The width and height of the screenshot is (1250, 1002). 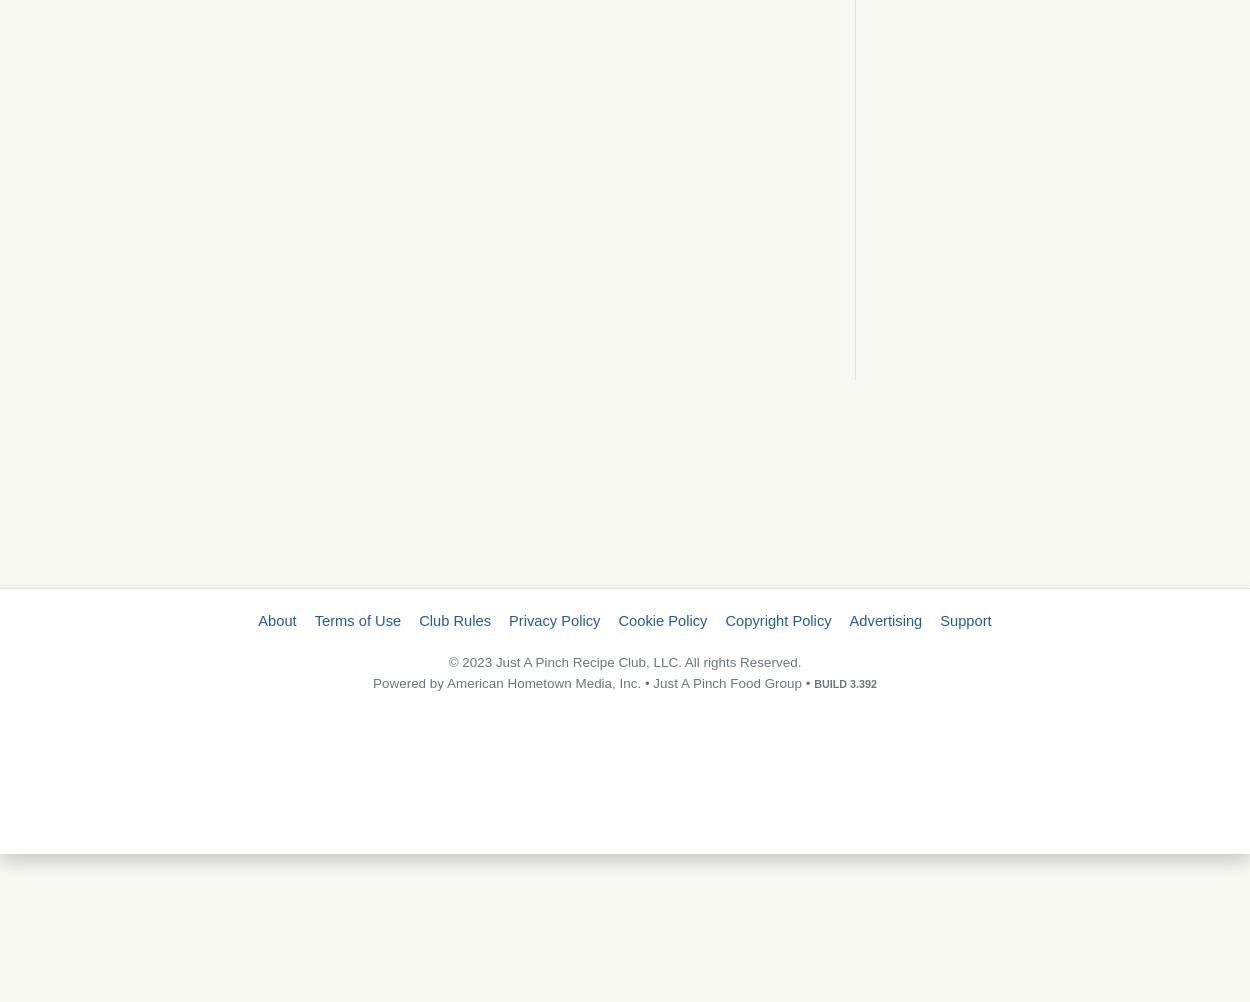 What do you see at coordinates (623, 661) in the screenshot?
I see `'© 2023 Just A Pinch Recipe Club, LLC. All rights Reserved.'` at bounding box center [623, 661].